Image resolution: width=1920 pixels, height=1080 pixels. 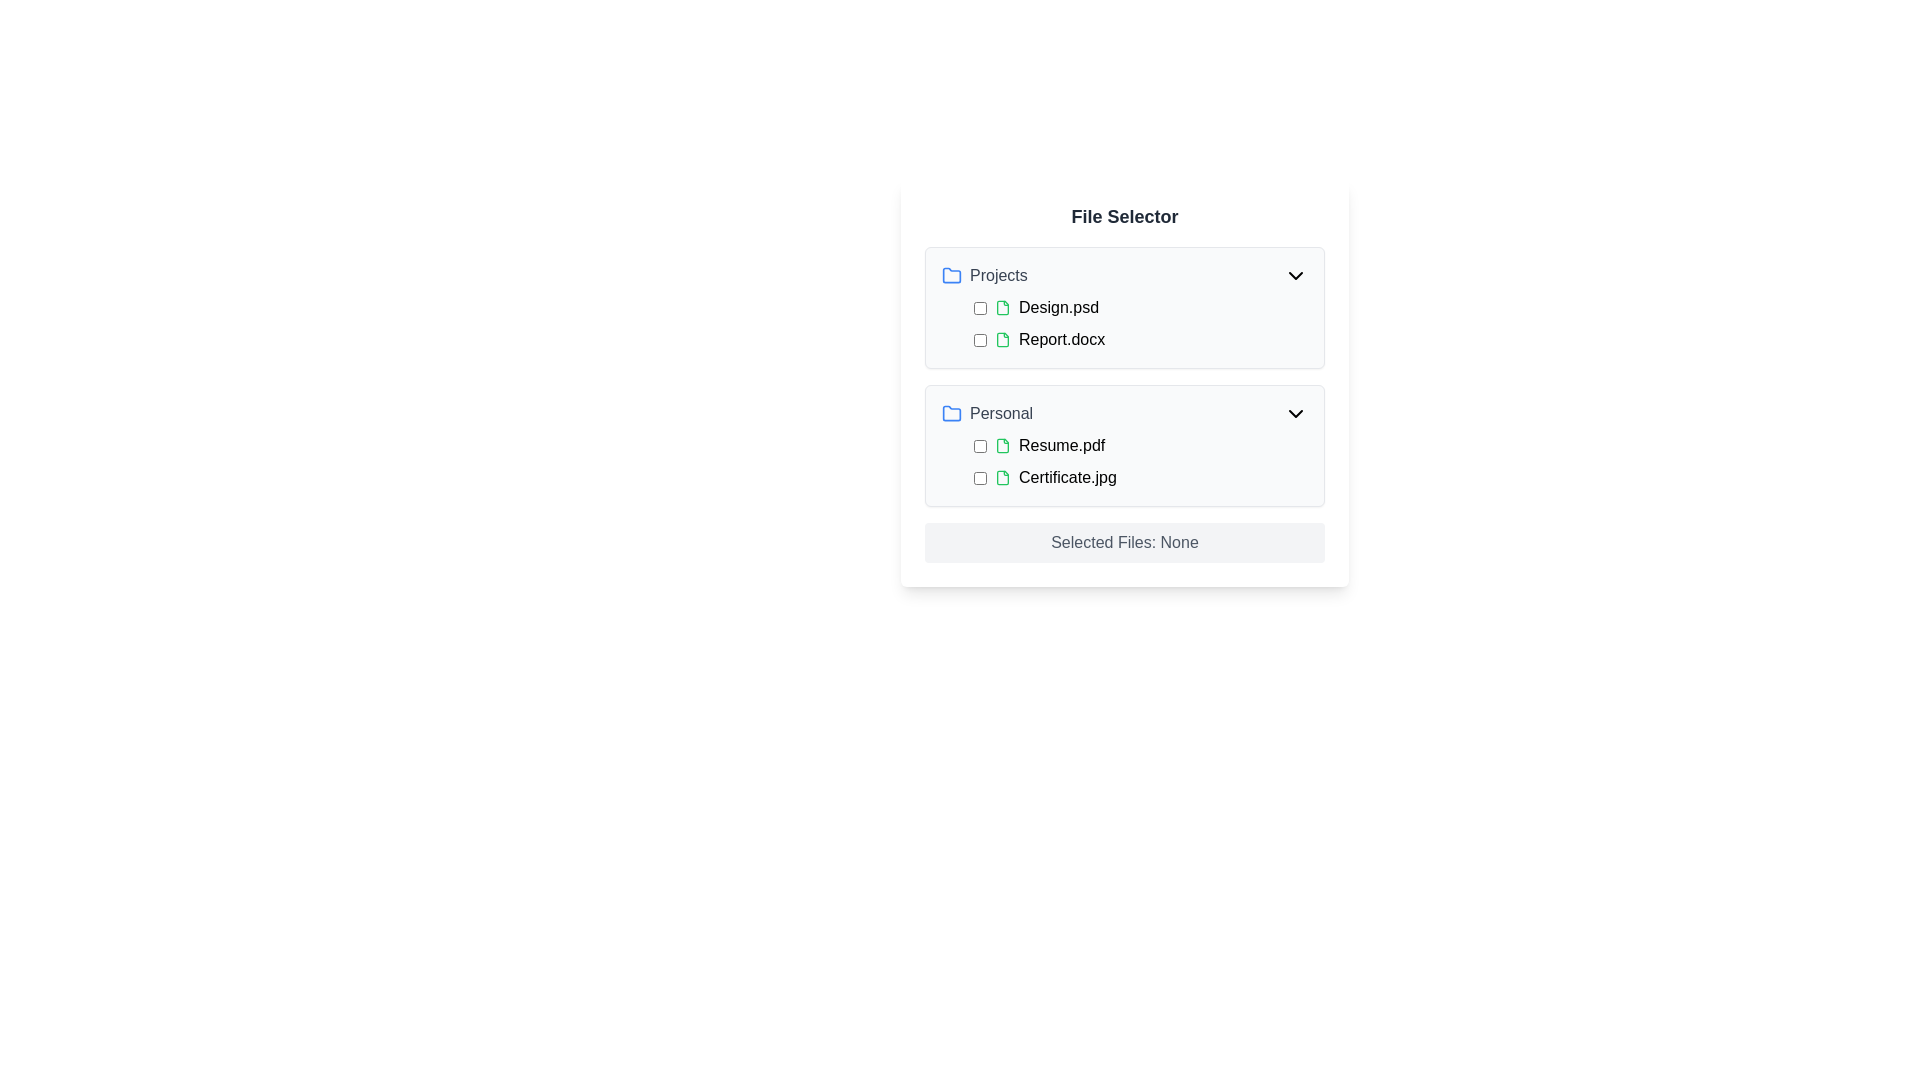 What do you see at coordinates (1003, 338) in the screenshot?
I see `the icon representing the file type or status of 'Report.docx' located in the 'Projects' section of the File Selector interface` at bounding box center [1003, 338].